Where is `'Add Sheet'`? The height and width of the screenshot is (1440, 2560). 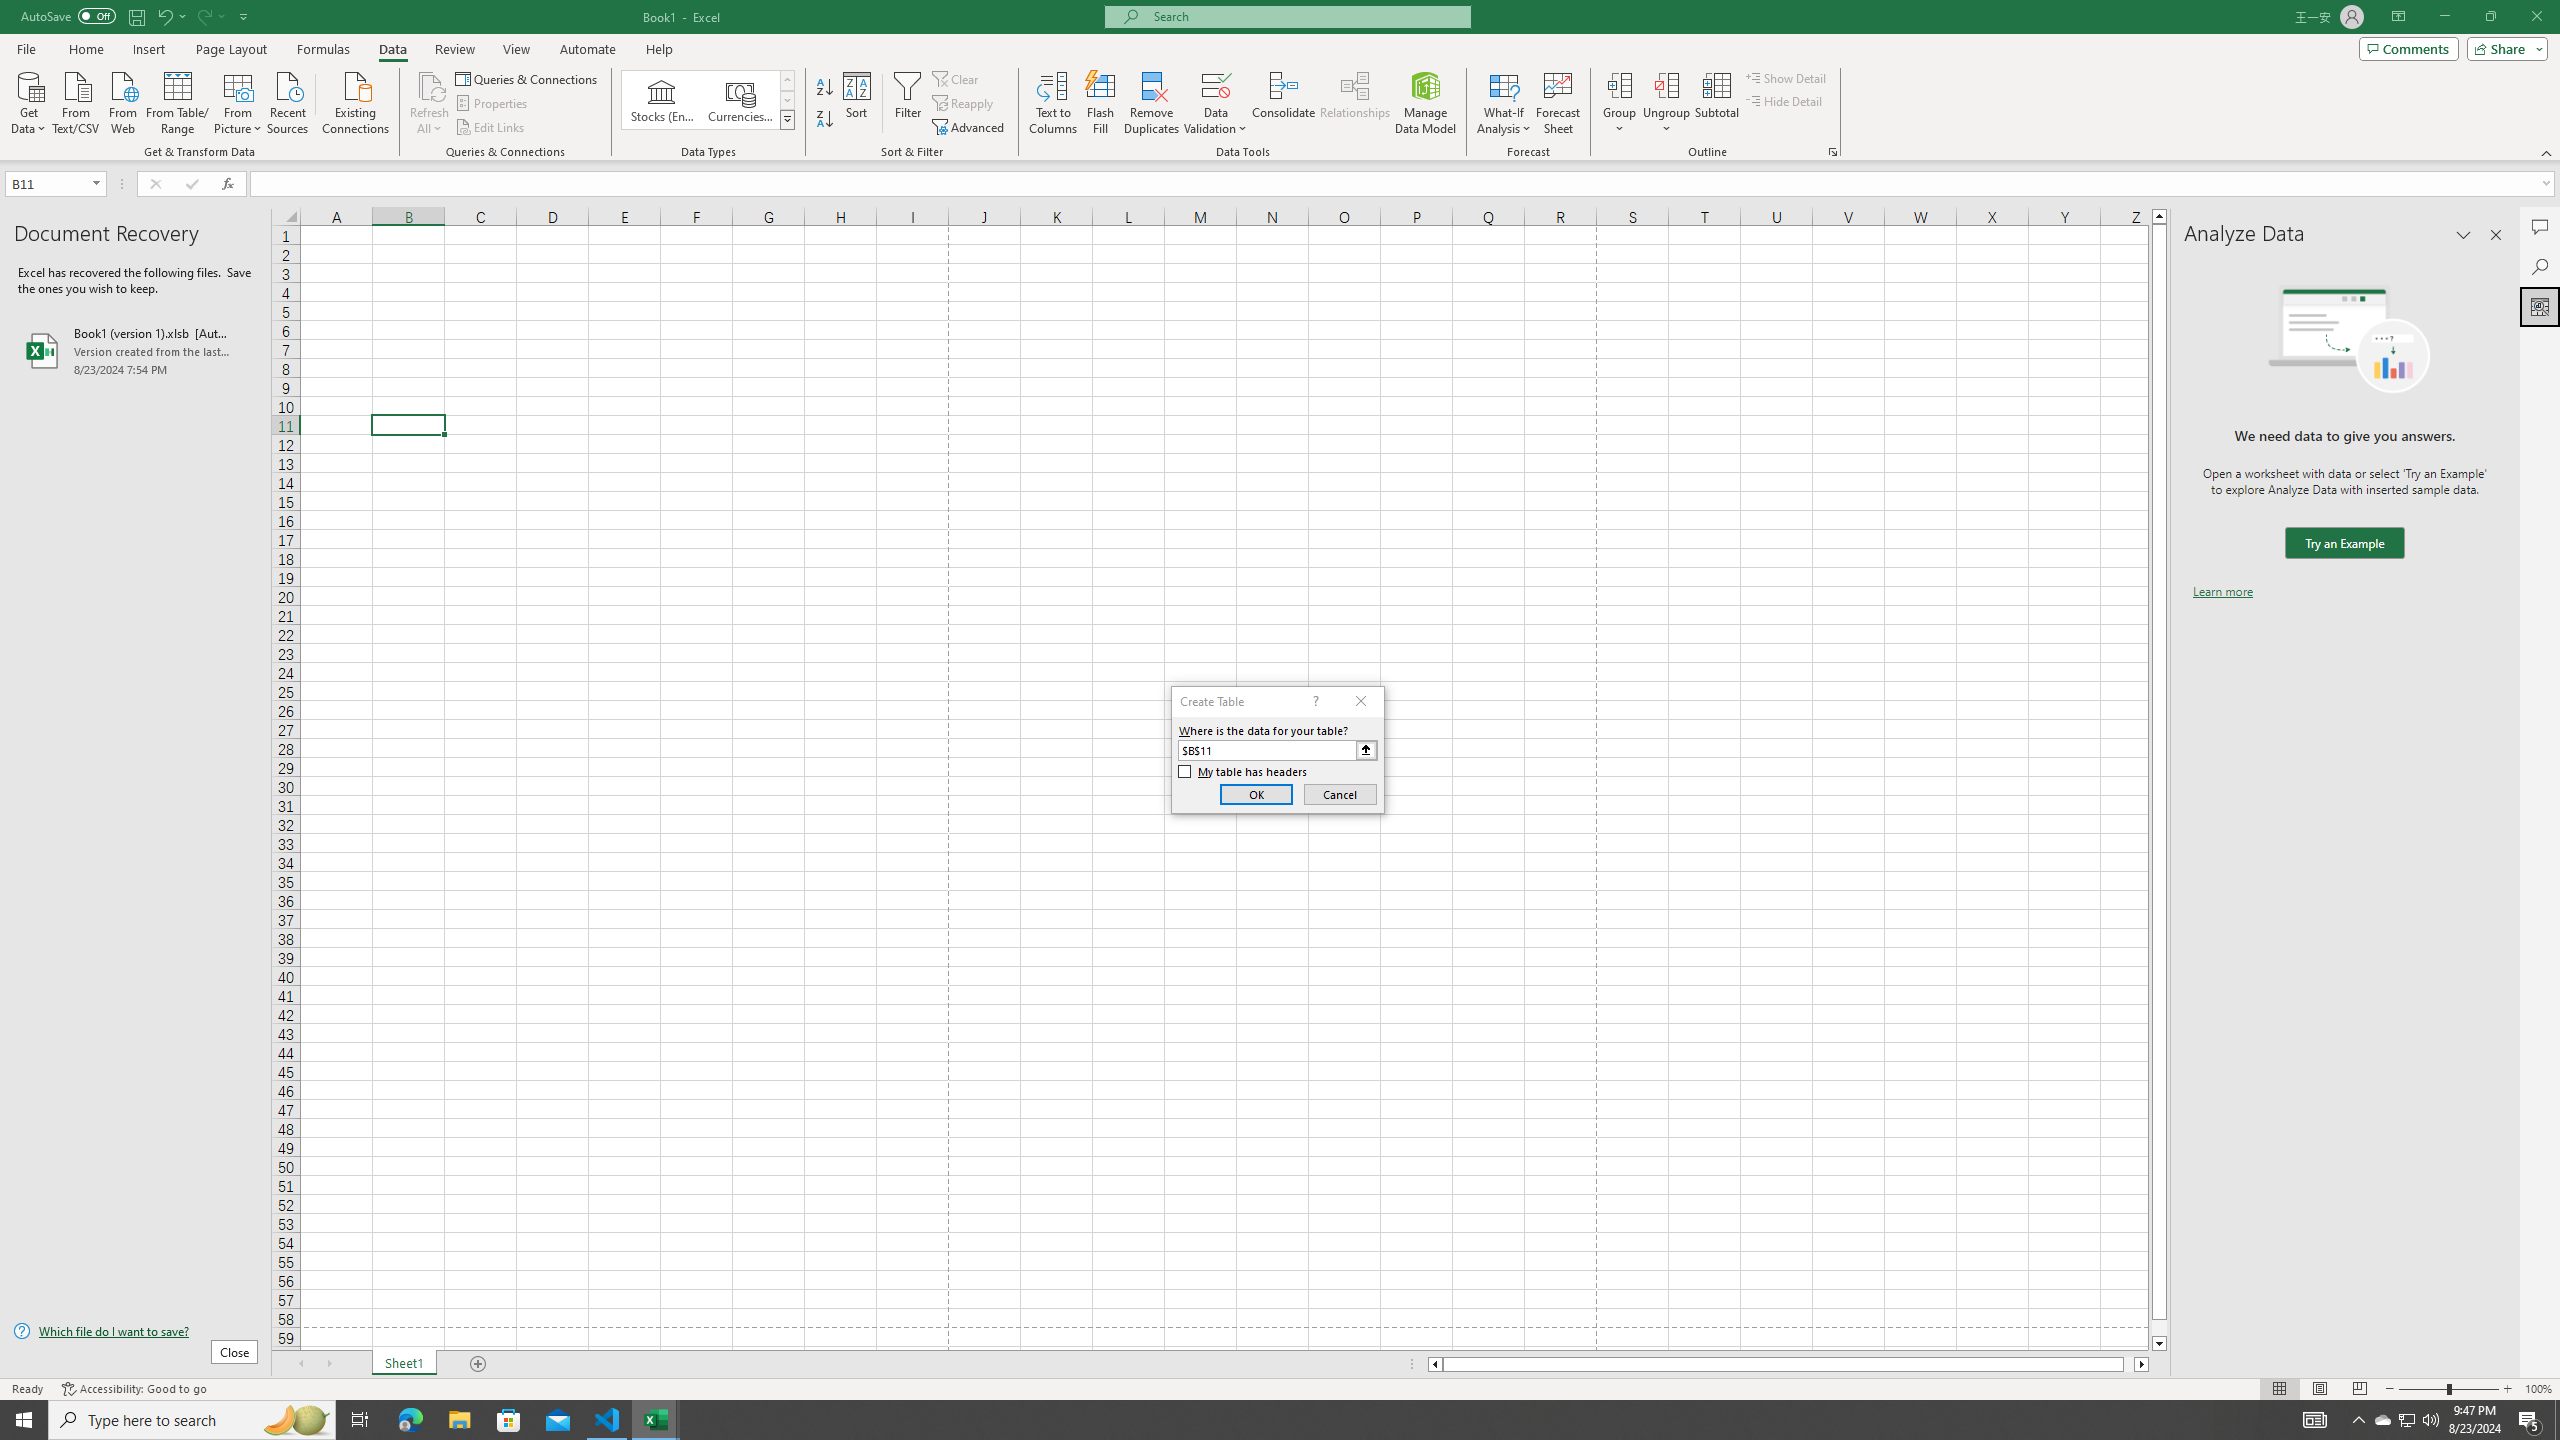 'Add Sheet' is located at coordinates (480, 1363).